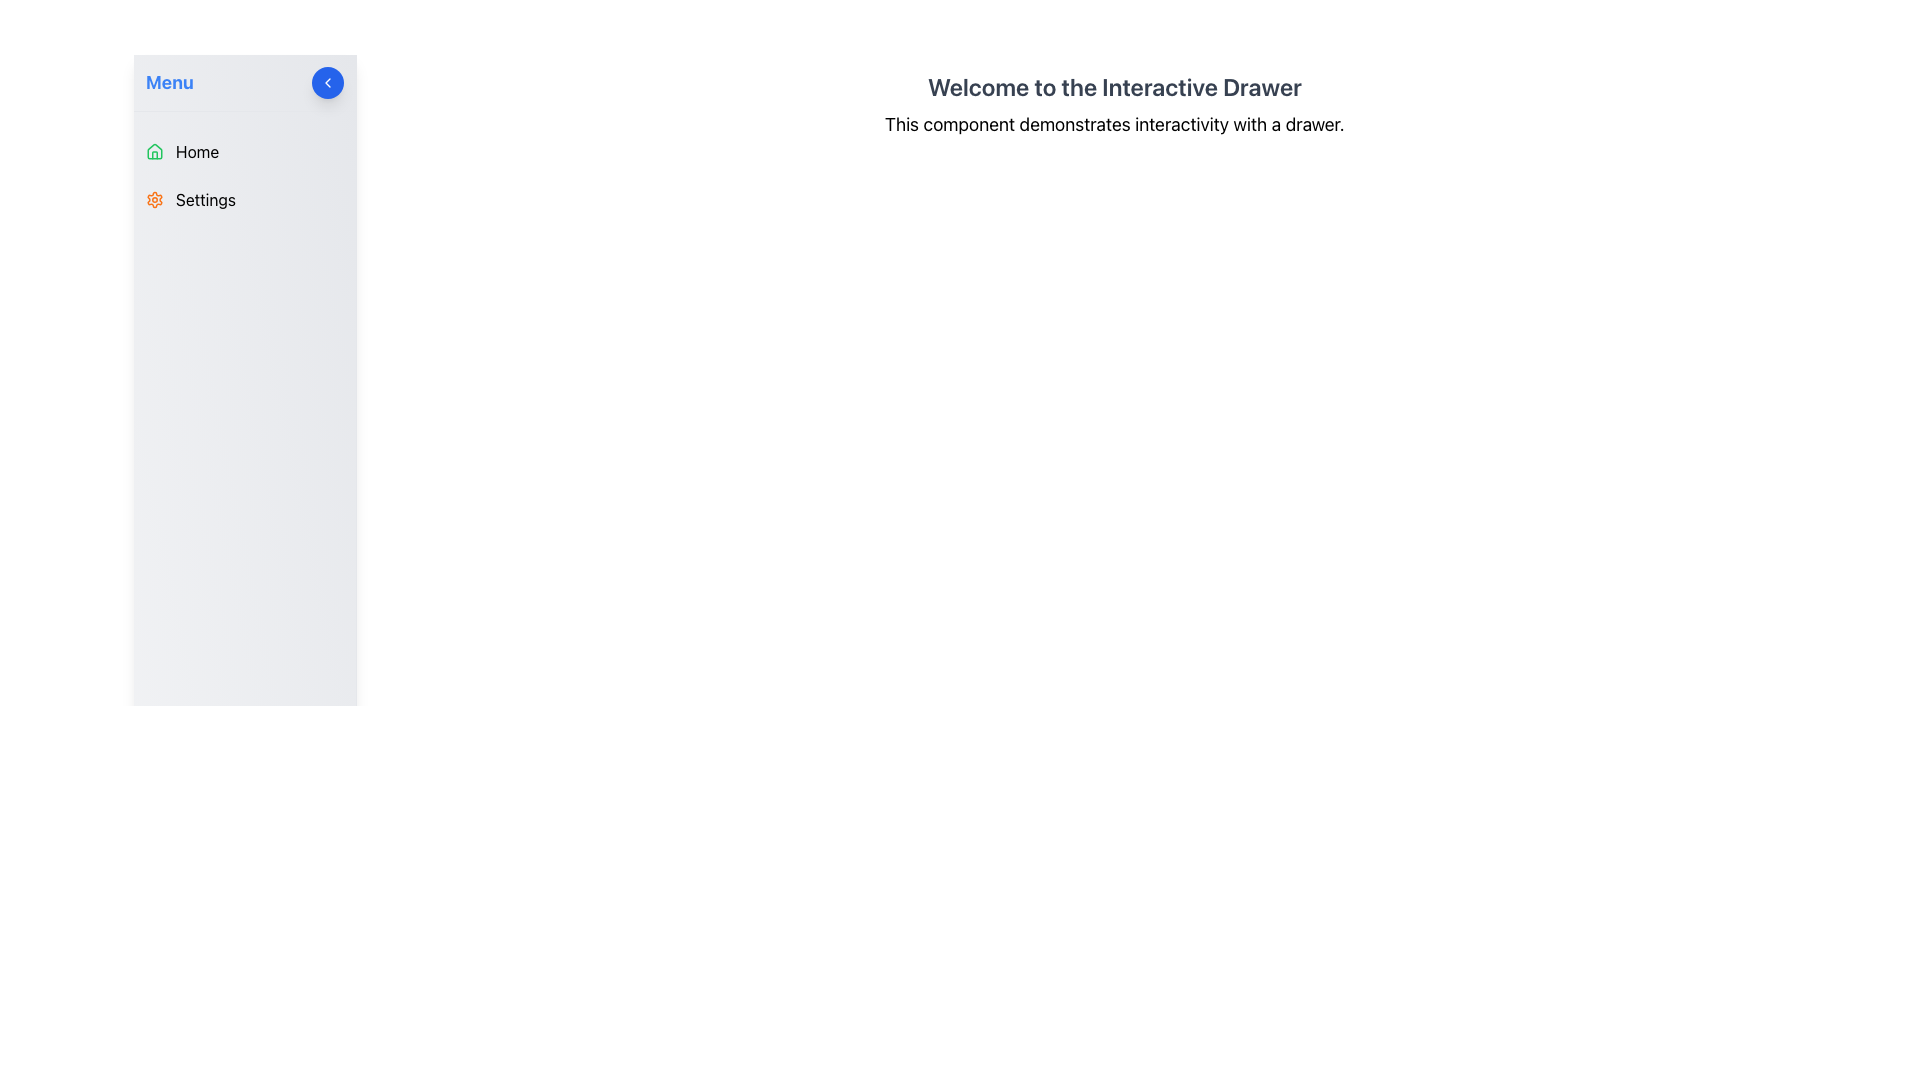  I want to click on the chevron icon located at the top-right corner of the vertical menu panel, so click(327, 82).